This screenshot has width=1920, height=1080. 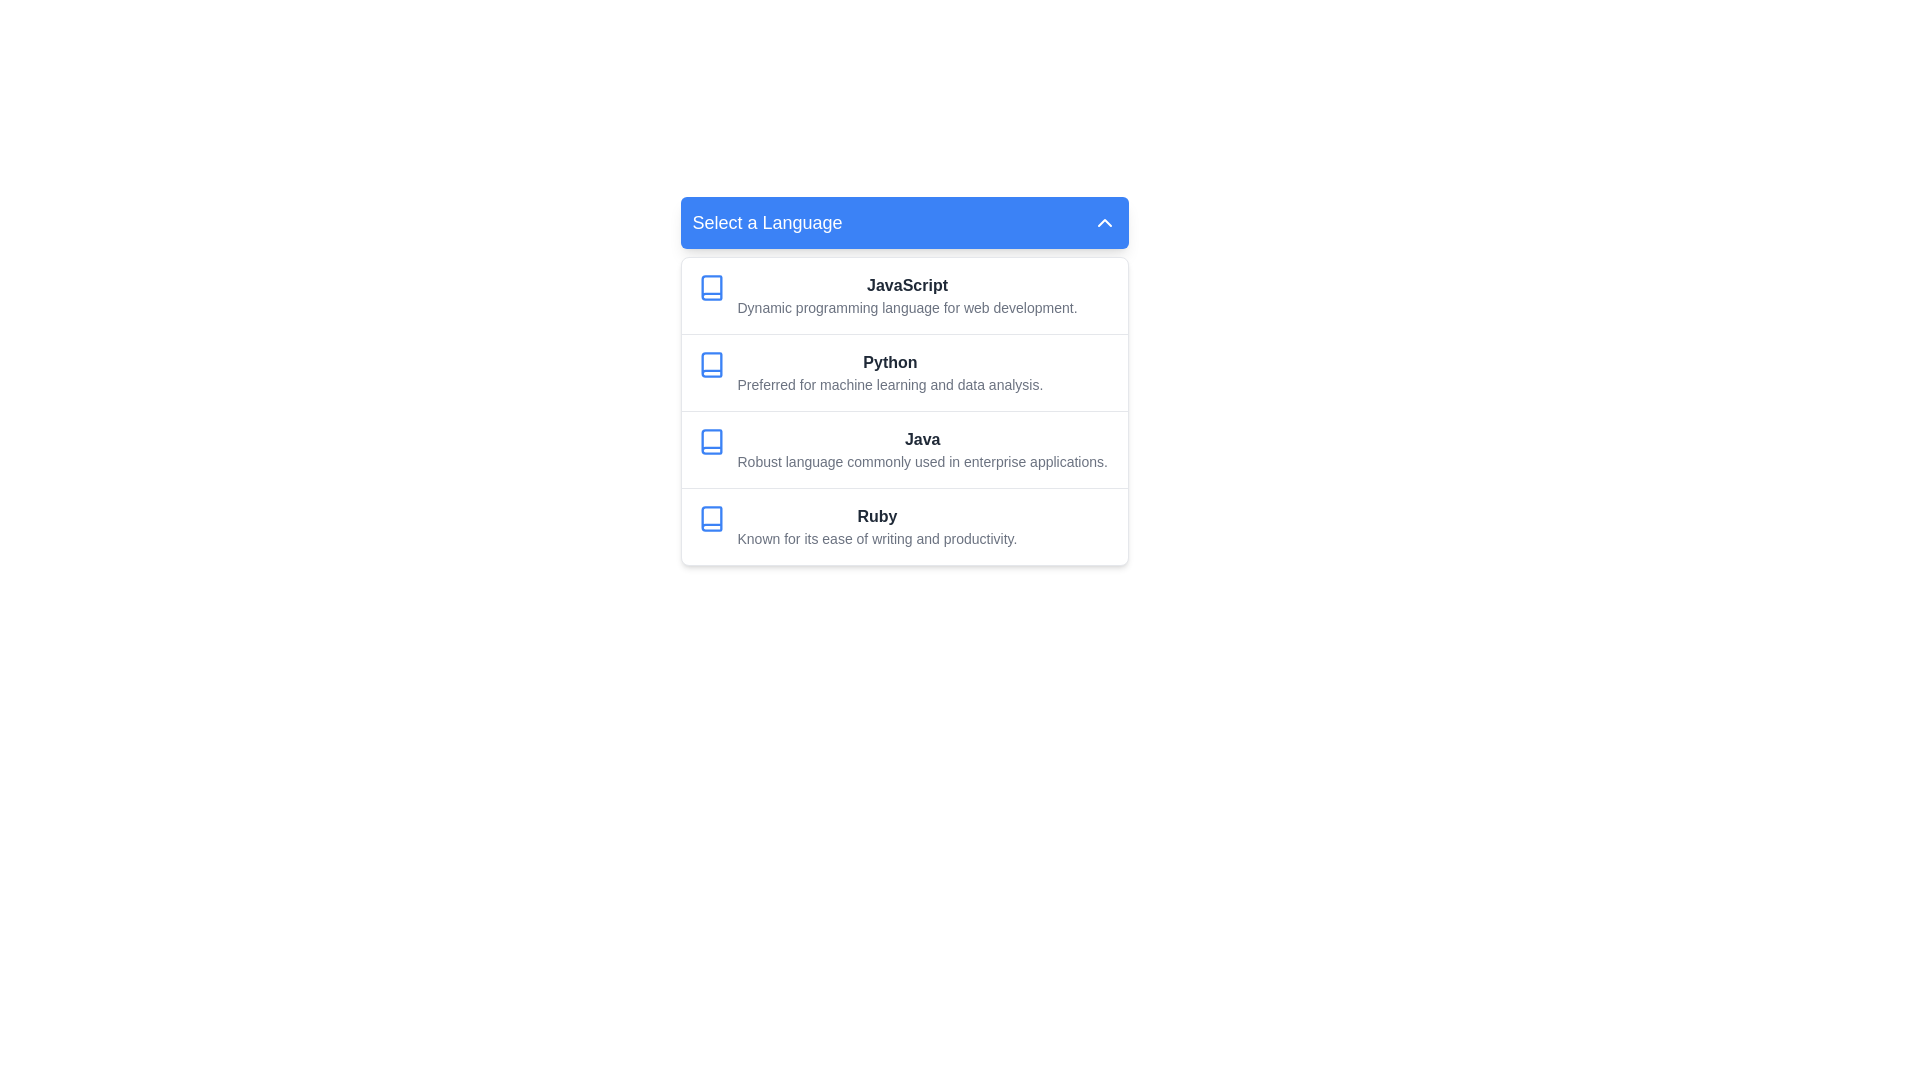 I want to click on the descriptive text label providing additional information about the 'JavaScript' programming language, located below the 'JavaScript' title in the dropdown menu titled 'Select a Language.', so click(x=906, y=308).